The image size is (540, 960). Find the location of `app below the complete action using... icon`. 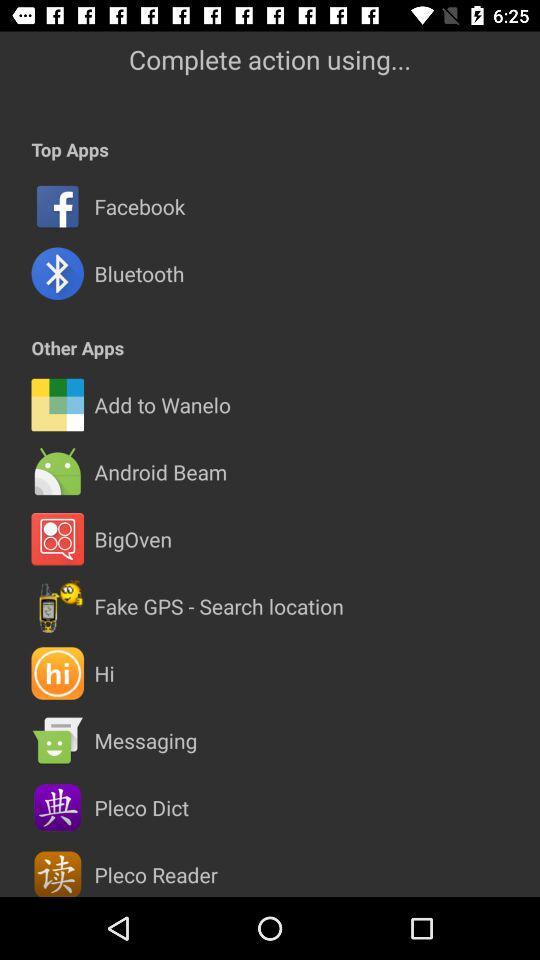

app below the complete action using... icon is located at coordinates (69, 148).